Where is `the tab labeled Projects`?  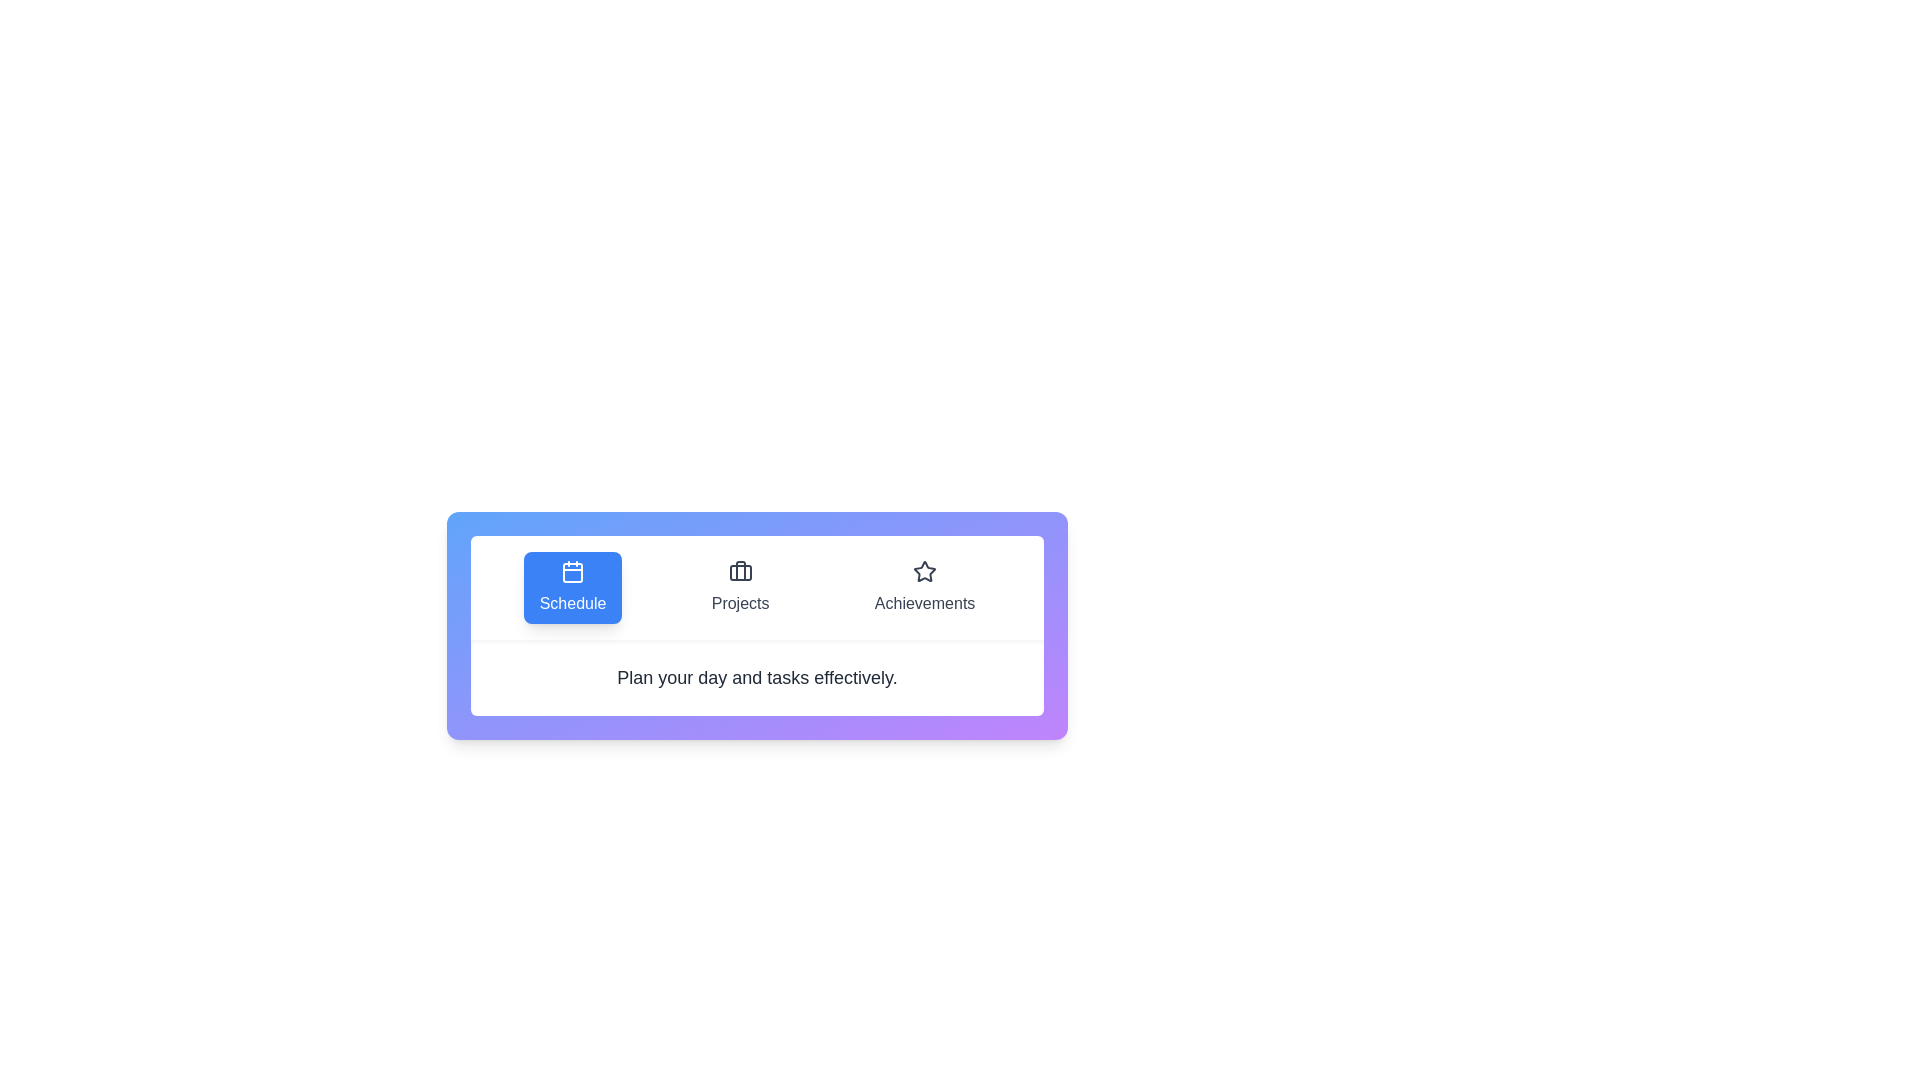
the tab labeled Projects is located at coordinates (739, 586).